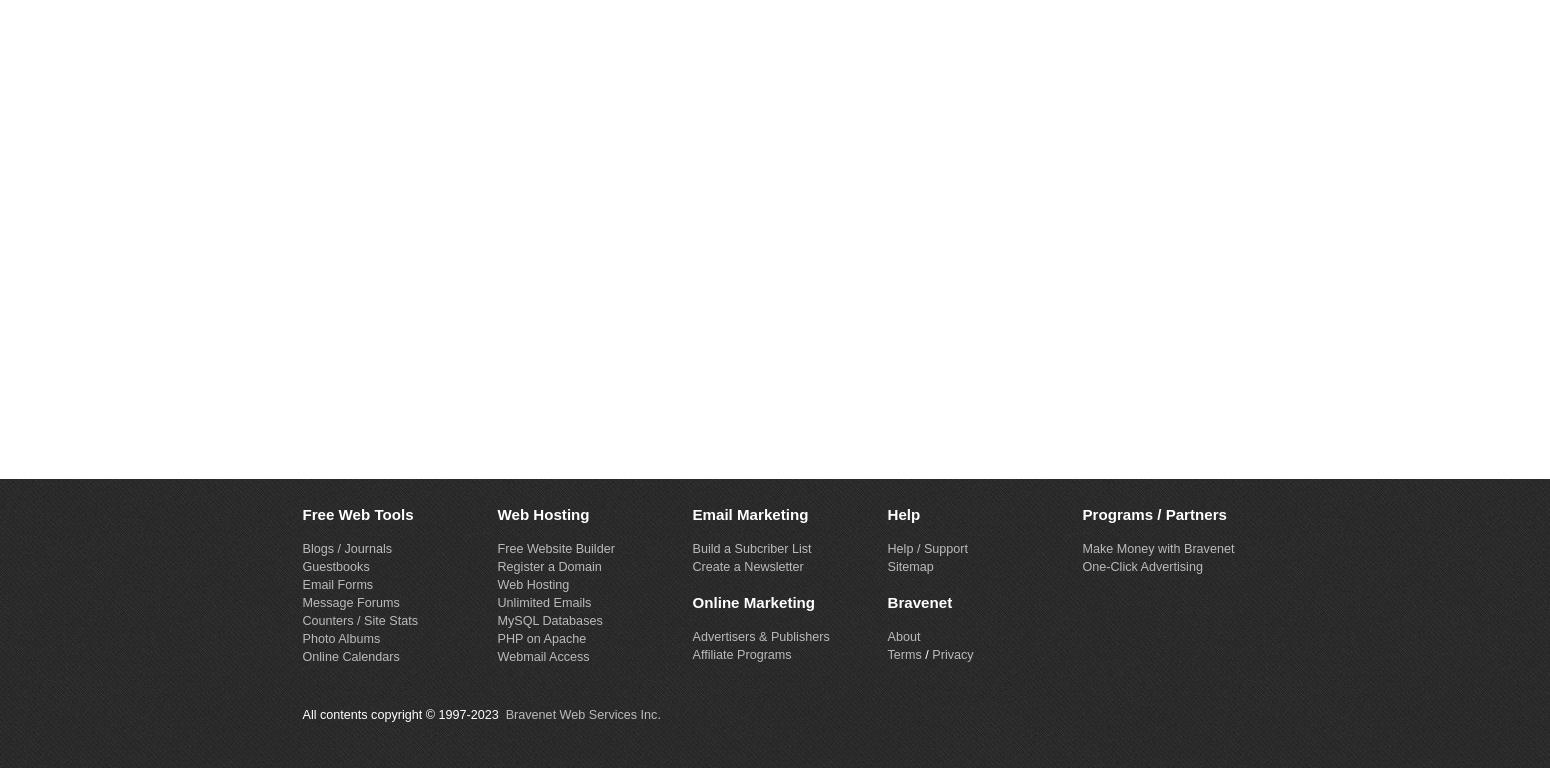 The height and width of the screenshot is (768, 1550). Describe the element at coordinates (582, 713) in the screenshot. I see `'Bravenet Web Services Inc.'` at that location.